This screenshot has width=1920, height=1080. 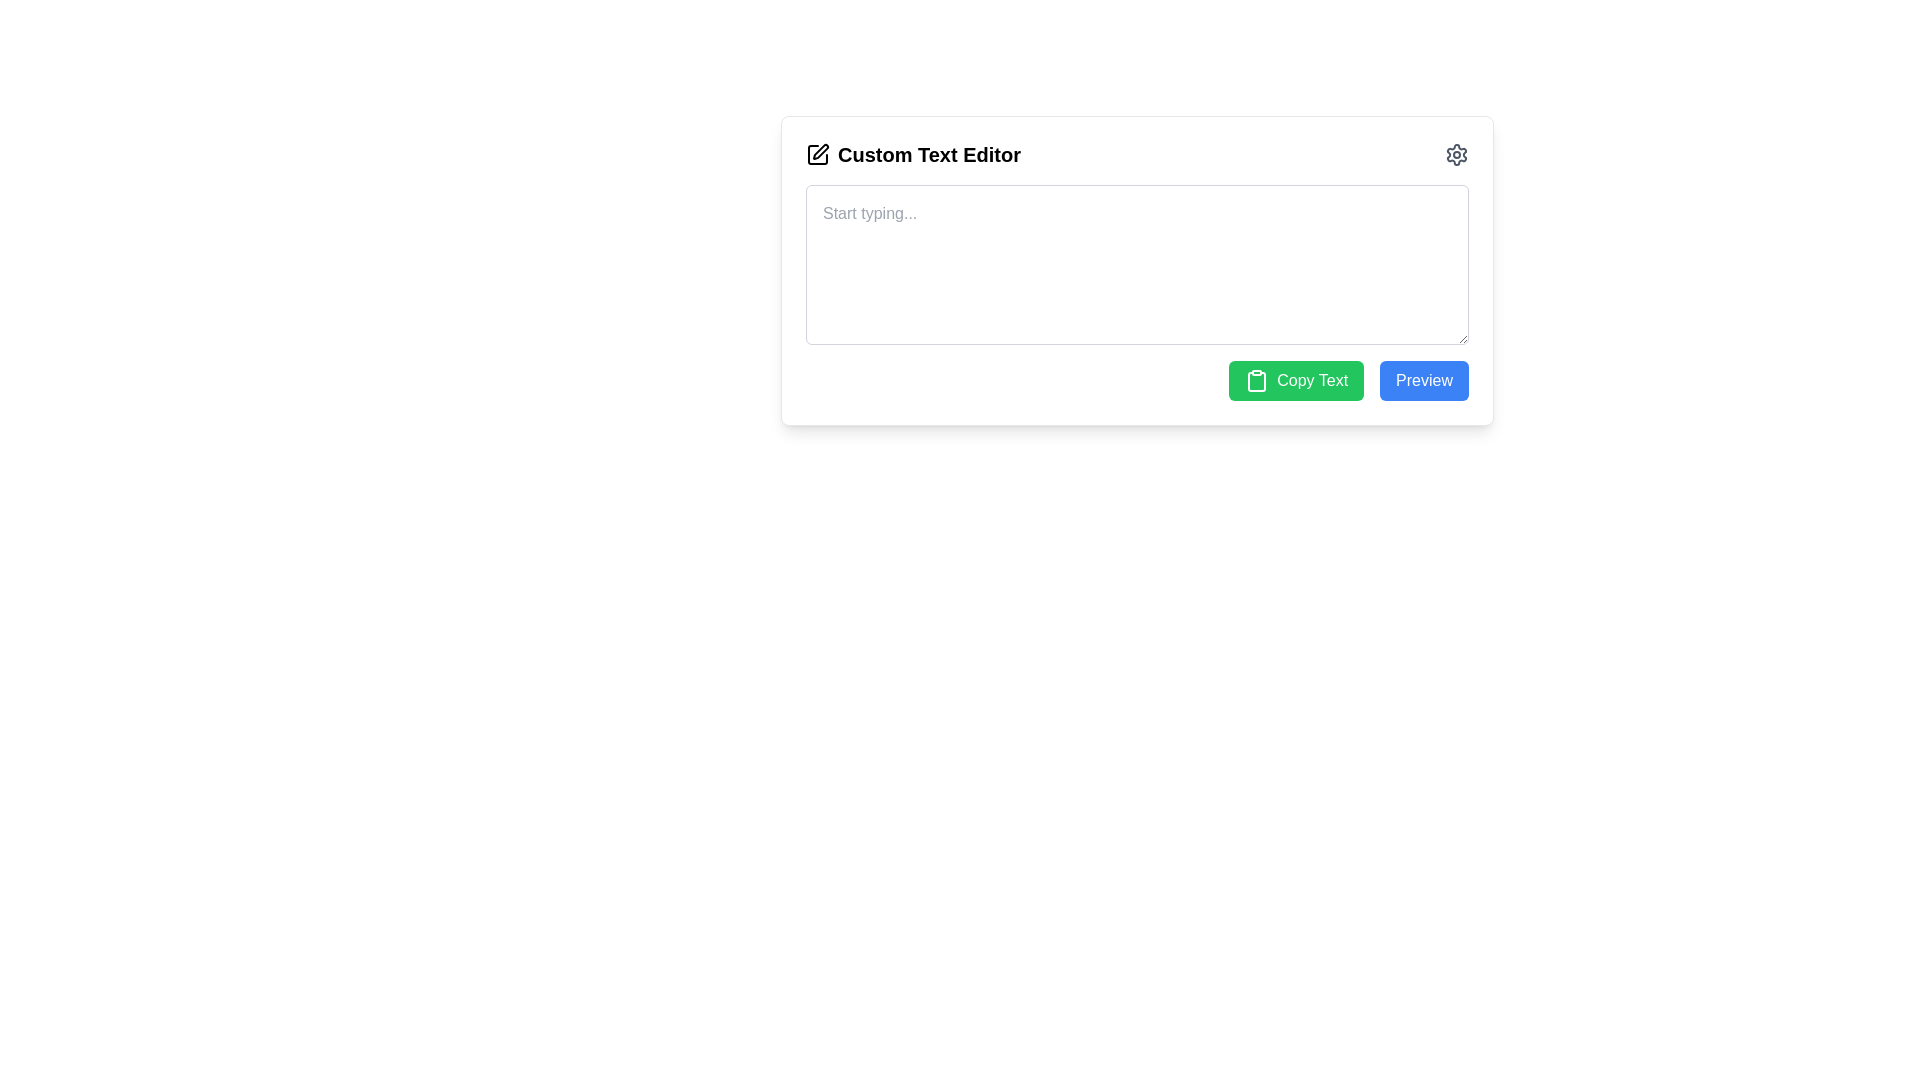 What do you see at coordinates (1457, 153) in the screenshot?
I see `the gear/settings icon located in the top-right corner of the interactive editor module` at bounding box center [1457, 153].